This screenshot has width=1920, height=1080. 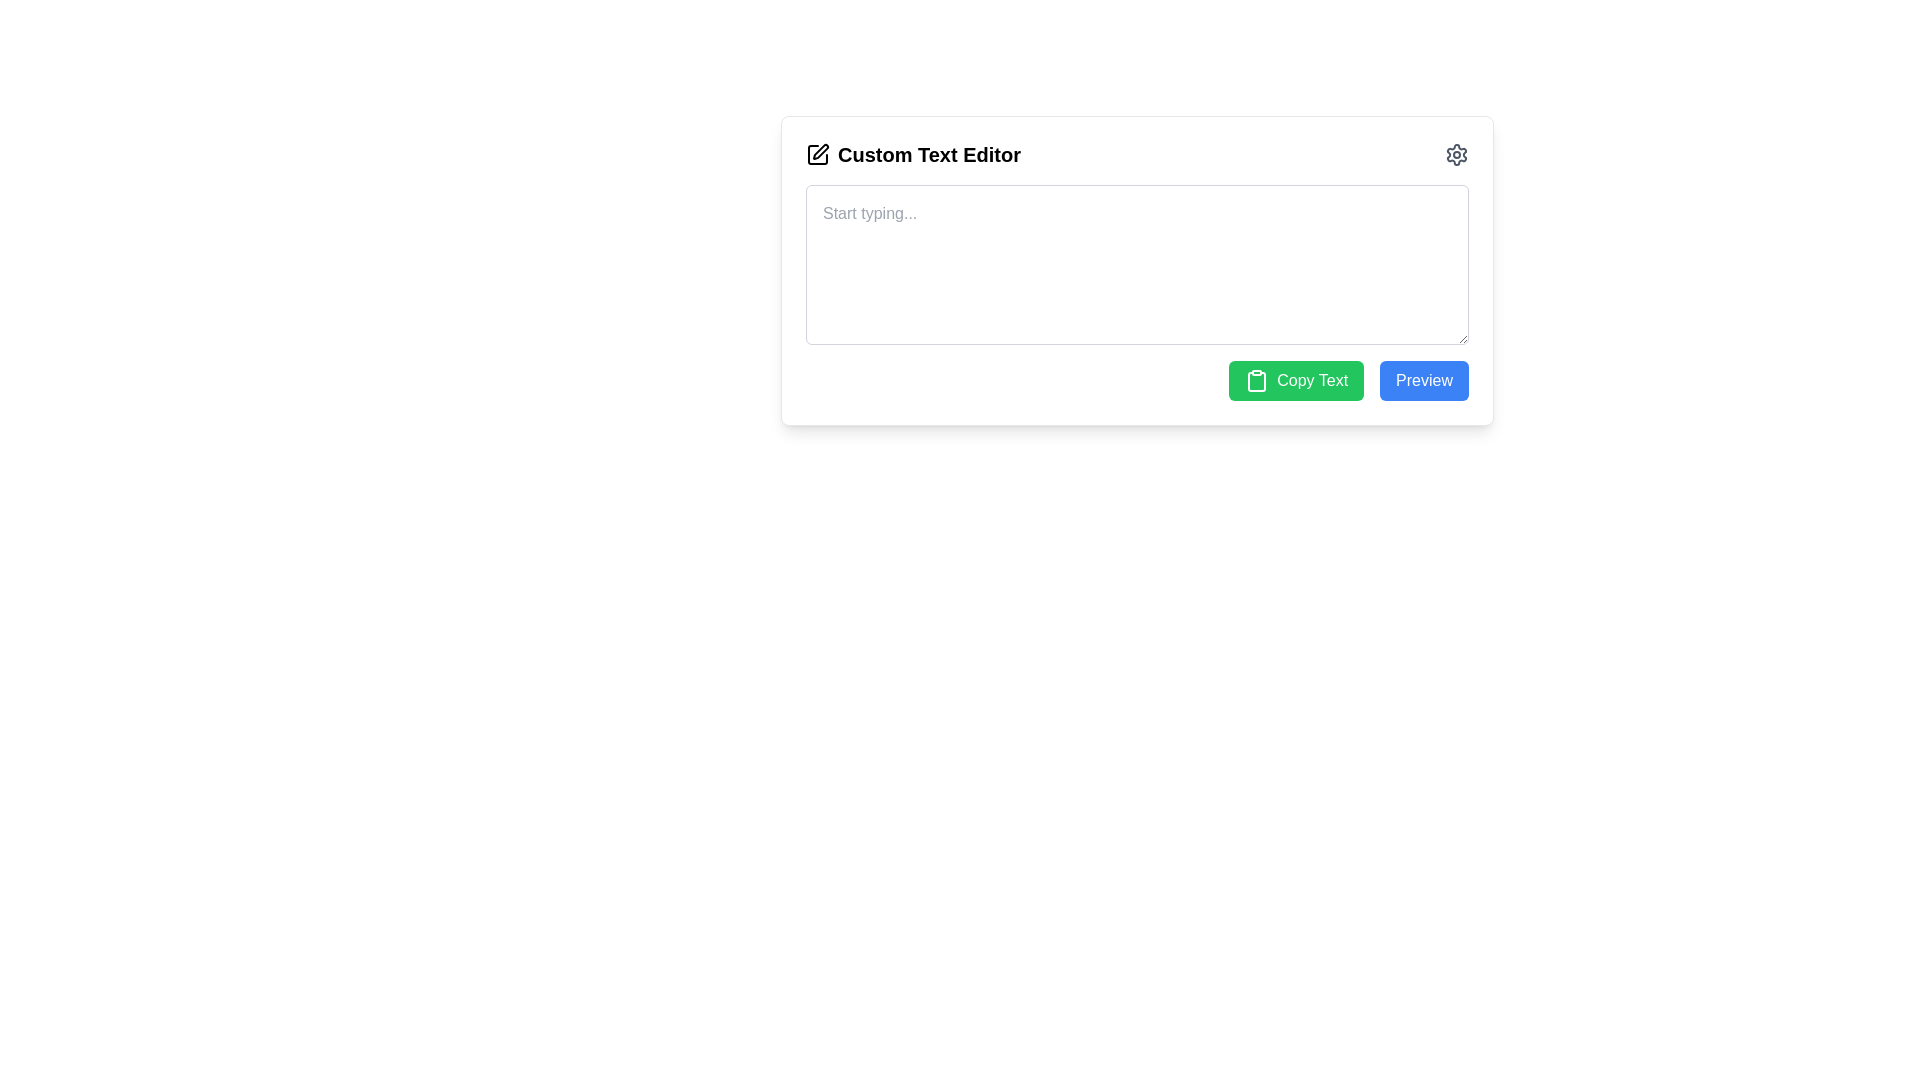 What do you see at coordinates (1457, 153) in the screenshot?
I see `the gear/settings icon located in the top-right corner of the interactive editor module` at bounding box center [1457, 153].